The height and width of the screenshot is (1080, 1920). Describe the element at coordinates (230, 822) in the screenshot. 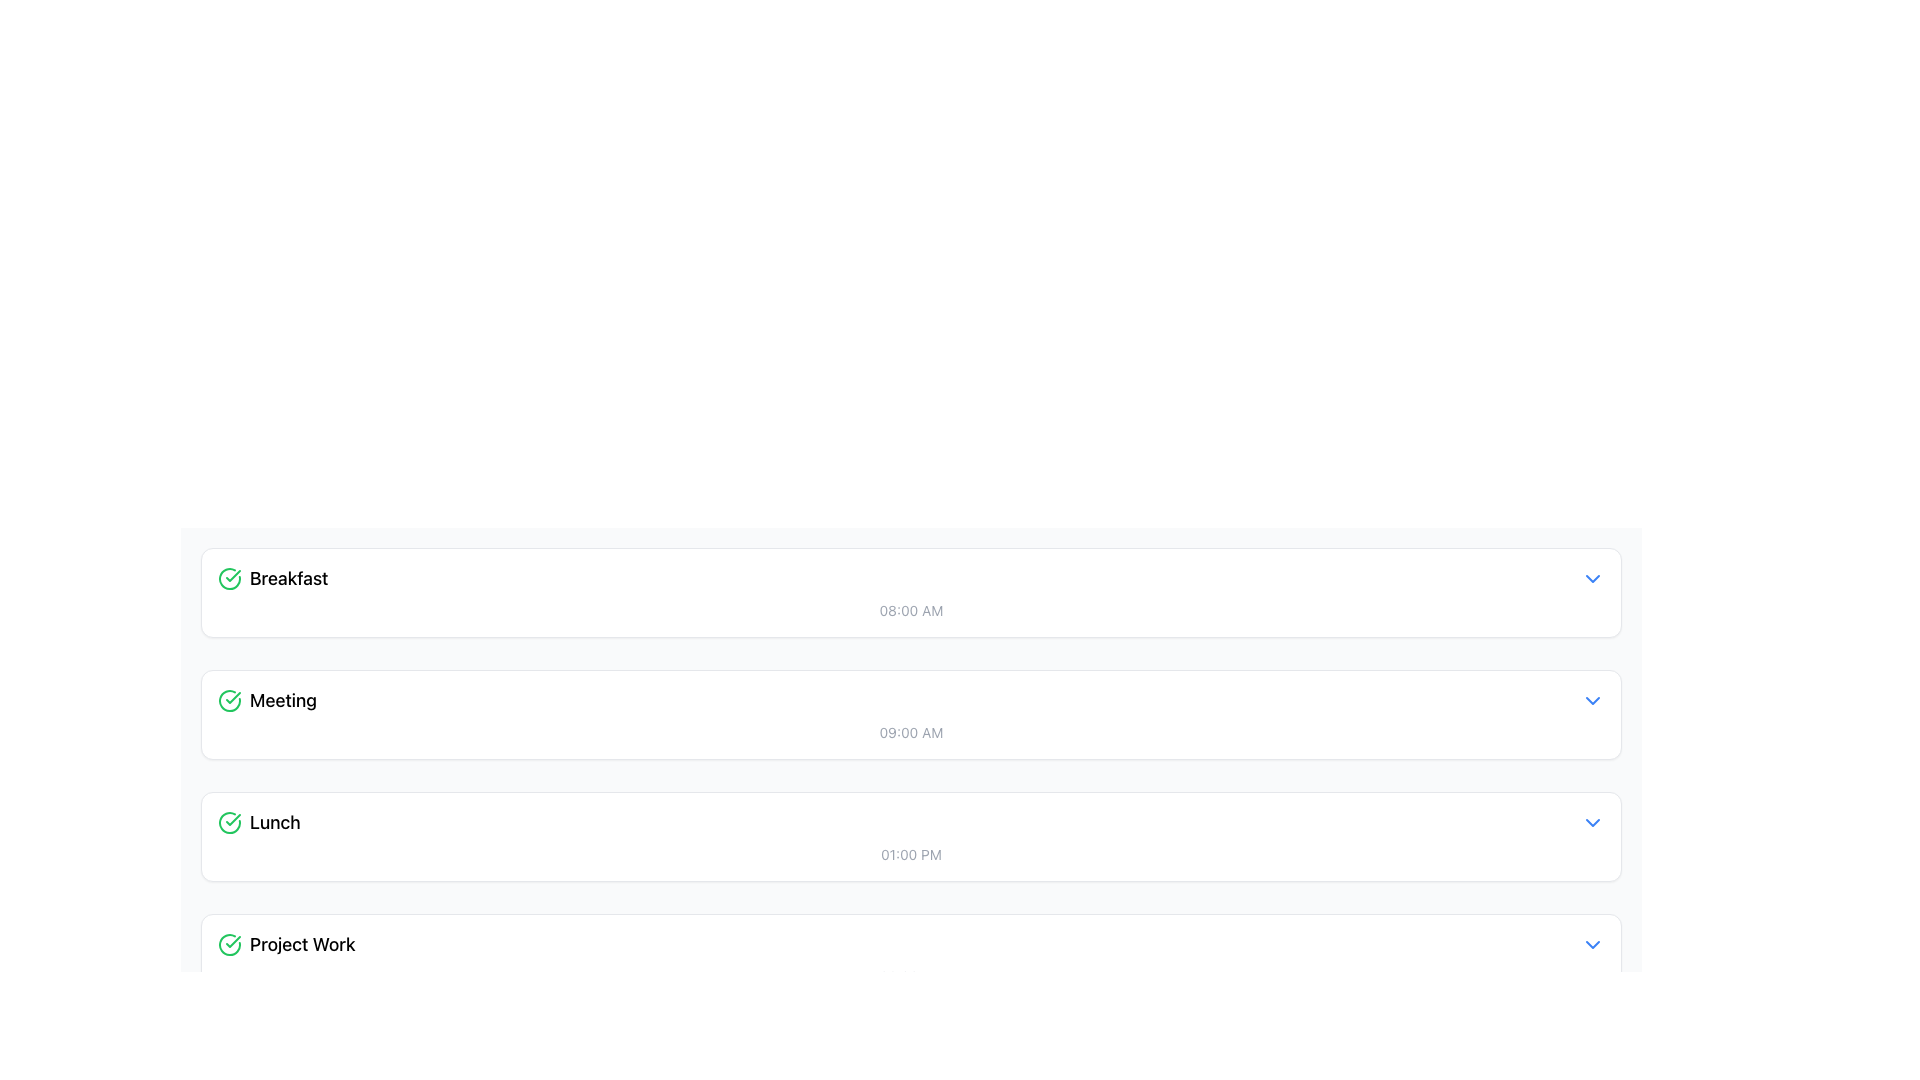

I see `the green circular outline segment of the checkmark icon located adjacent to the 'Lunch' label in a vertical list` at that location.